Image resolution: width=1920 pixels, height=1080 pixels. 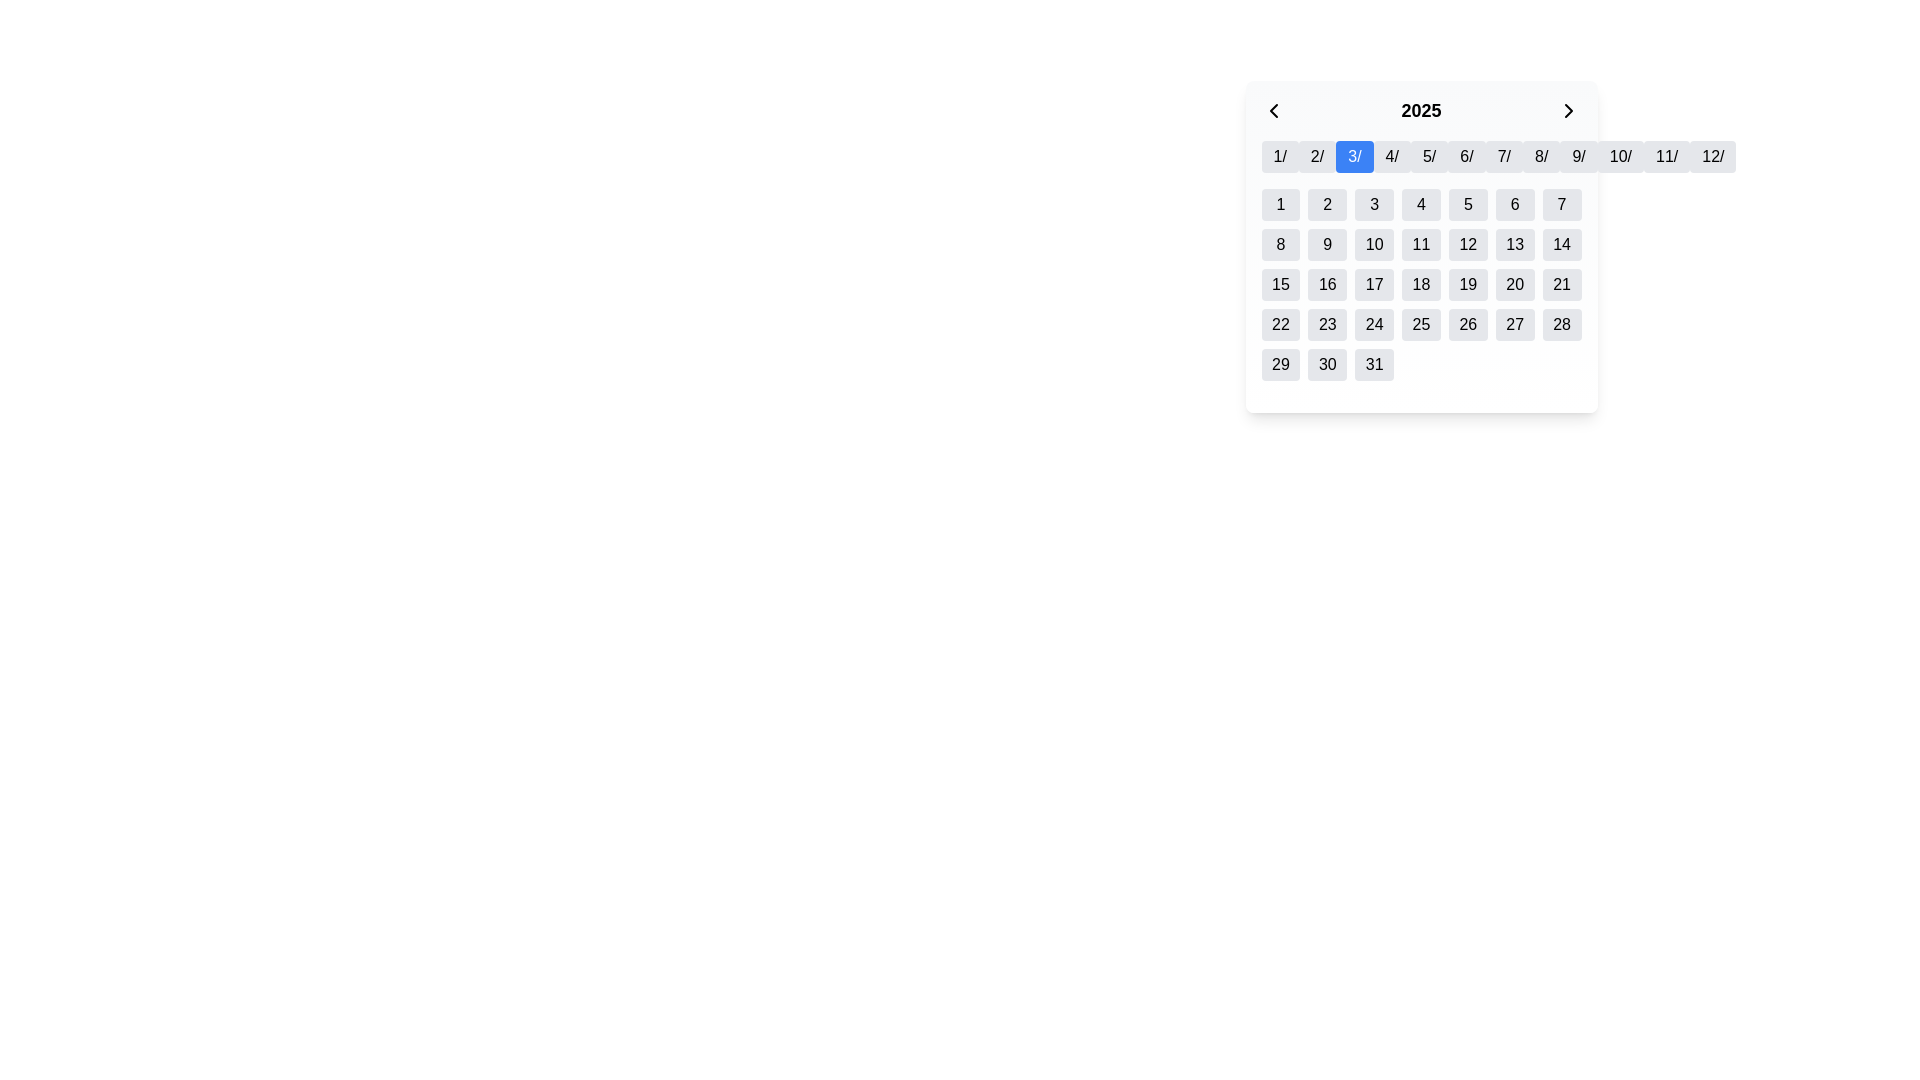 What do you see at coordinates (1280, 244) in the screenshot?
I see `the interactive button in the grid layout that allows users` at bounding box center [1280, 244].